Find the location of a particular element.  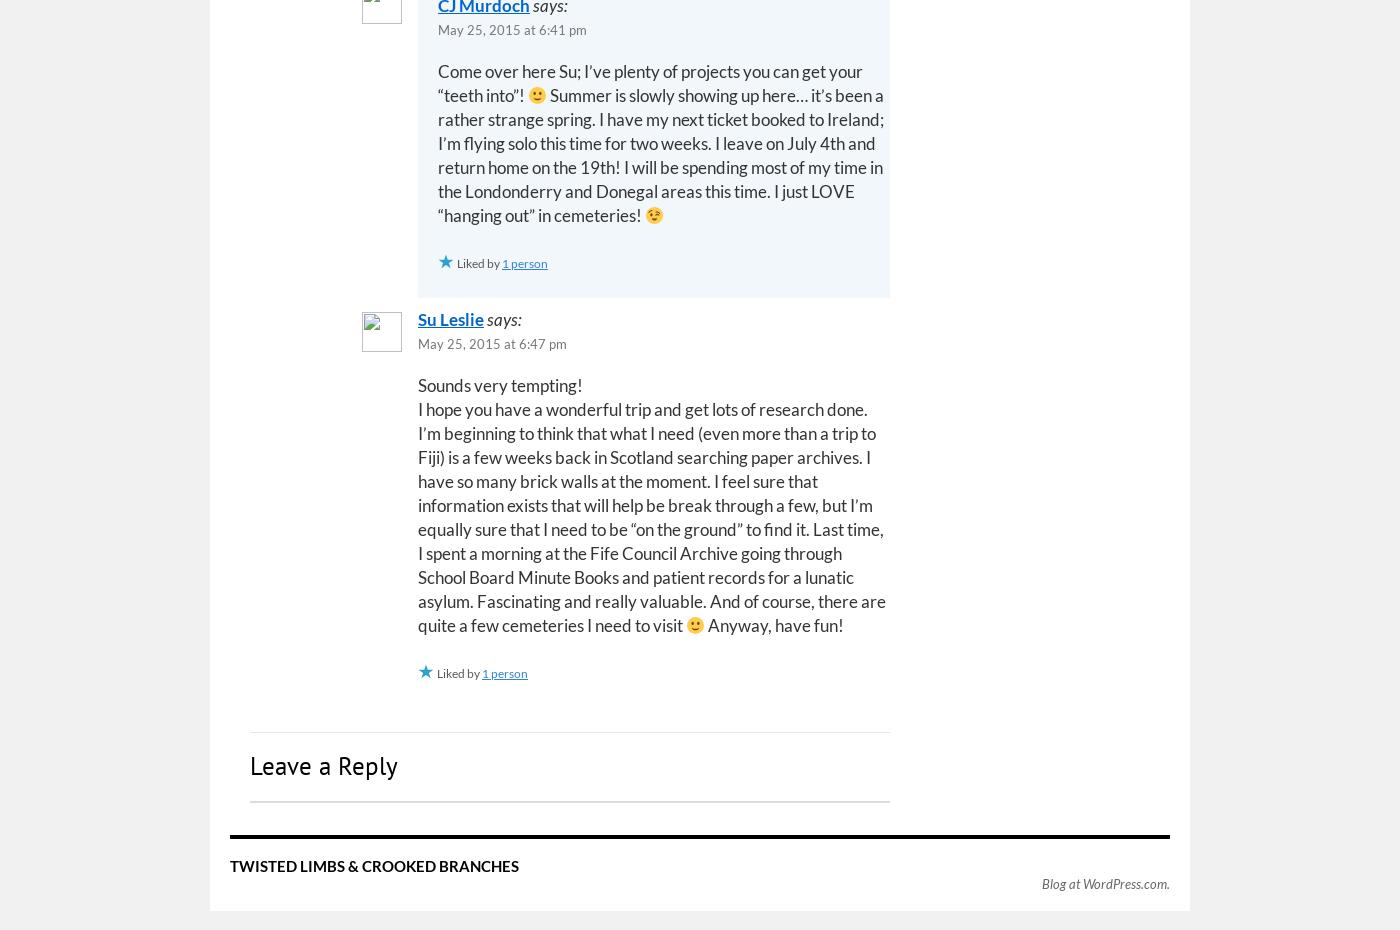

'Blog at WordPress.com.' is located at coordinates (1106, 883).